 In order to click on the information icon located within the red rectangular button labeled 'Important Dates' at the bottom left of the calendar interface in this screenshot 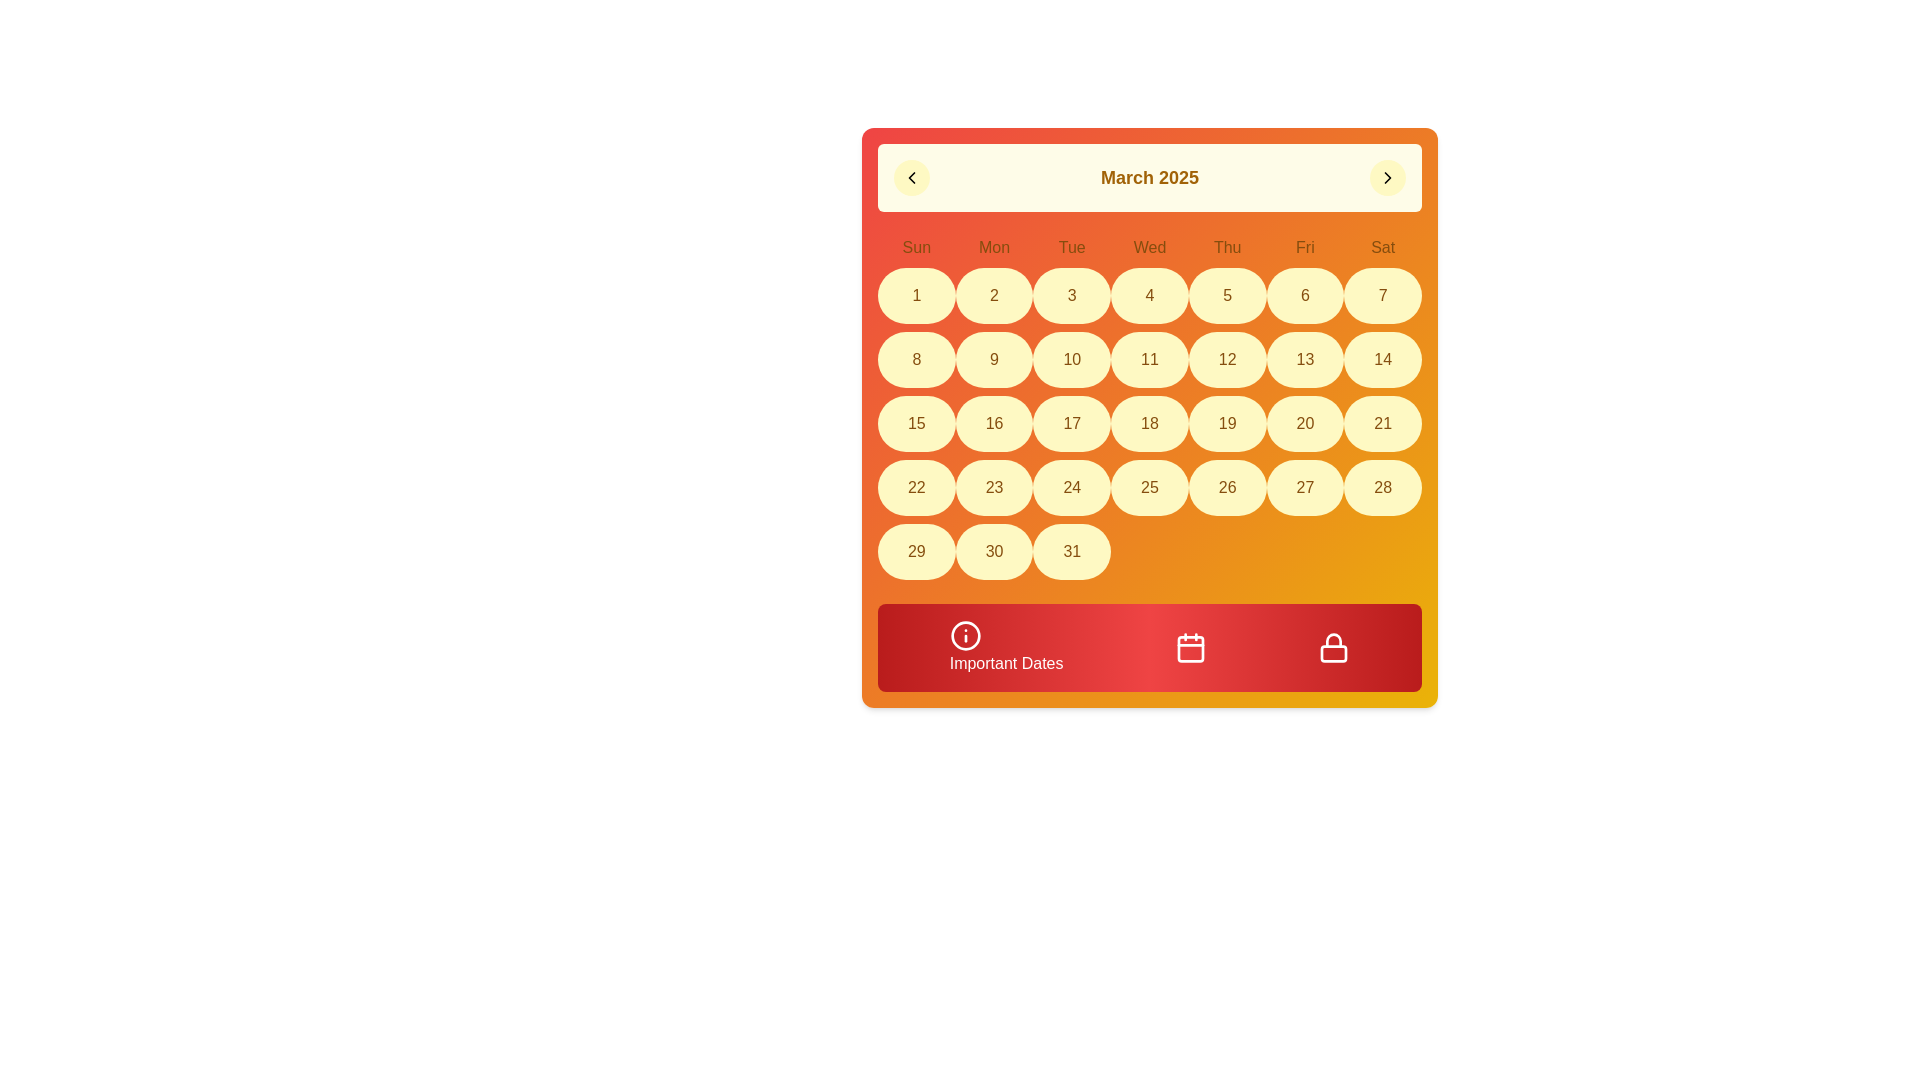, I will do `click(965, 636)`.